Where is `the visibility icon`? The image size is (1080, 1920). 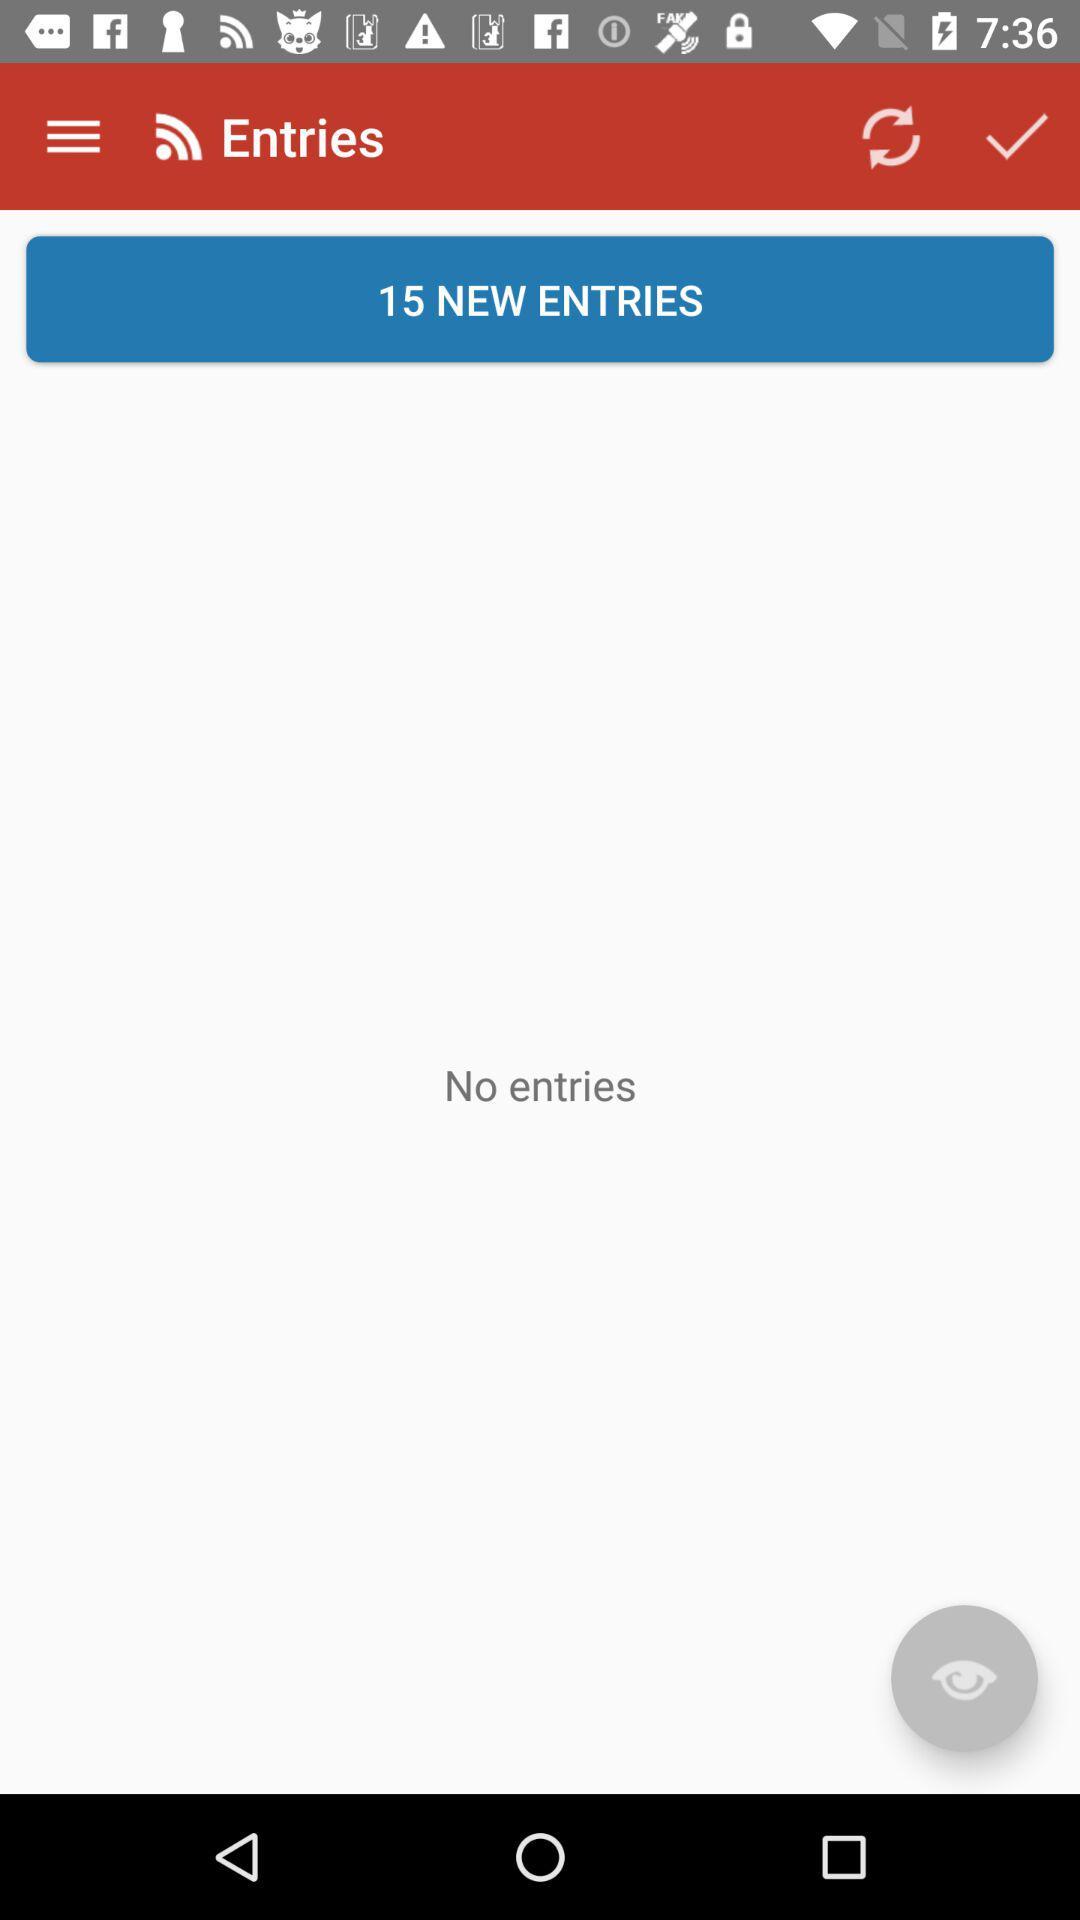
the visibility icon is located at coordinates (963, 1678).